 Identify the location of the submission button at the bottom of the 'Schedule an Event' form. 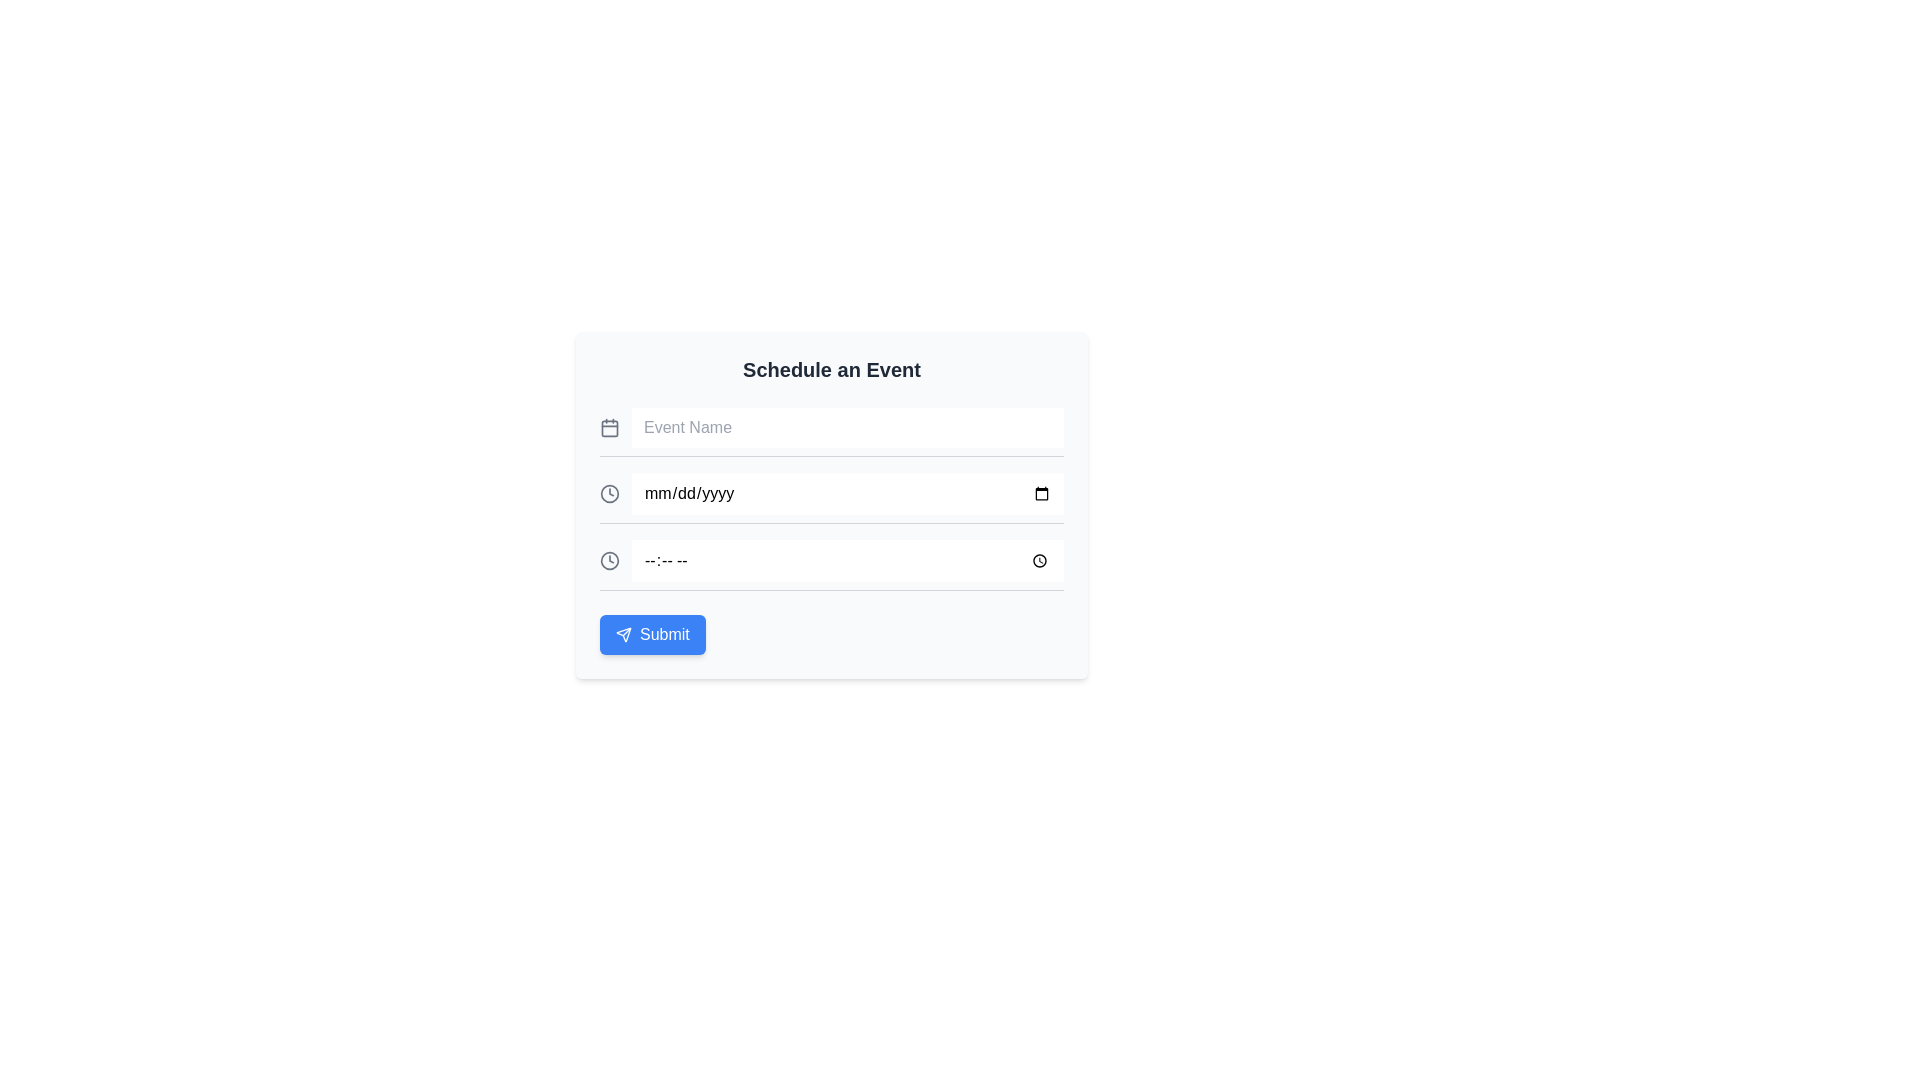
(652, 635).